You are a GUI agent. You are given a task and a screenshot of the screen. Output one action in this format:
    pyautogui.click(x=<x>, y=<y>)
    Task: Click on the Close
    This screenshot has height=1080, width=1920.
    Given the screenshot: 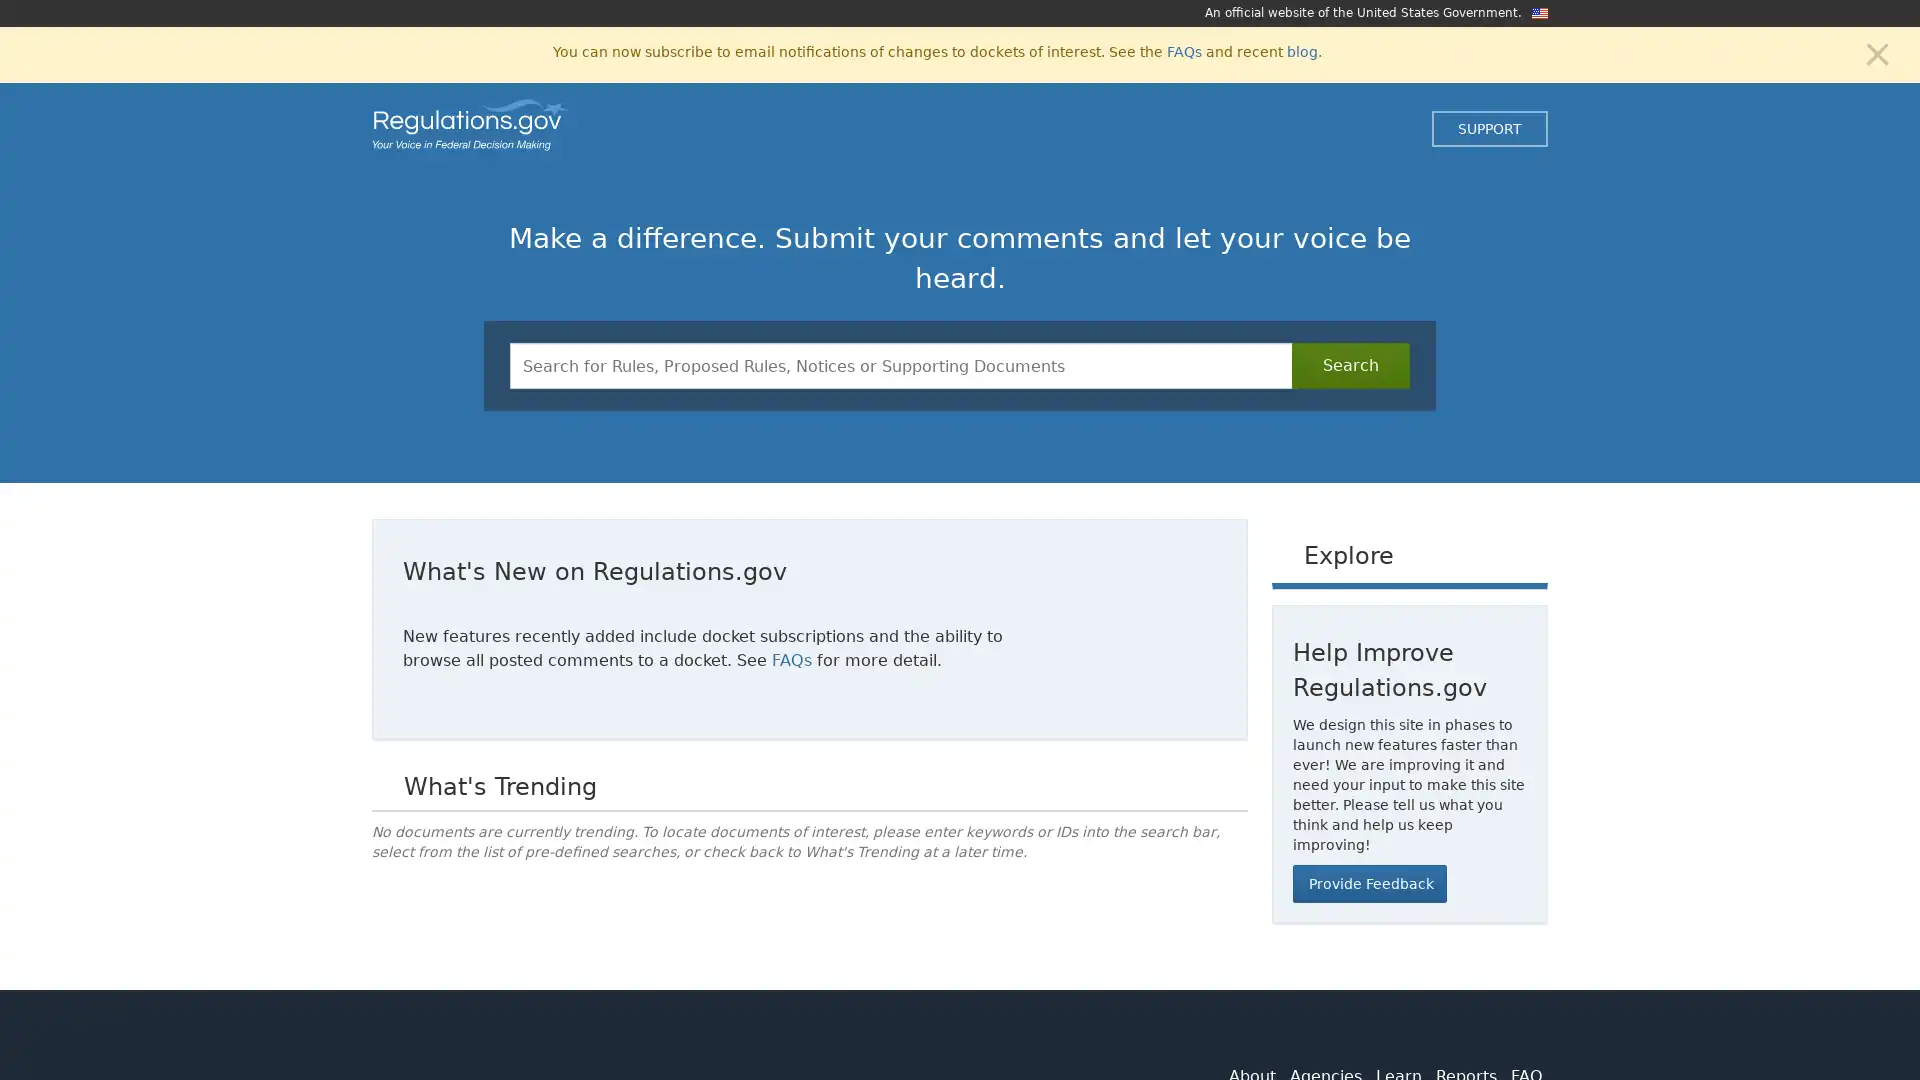 What is the action you would take?
    pyautogui.click(x=1876, y=52)
    